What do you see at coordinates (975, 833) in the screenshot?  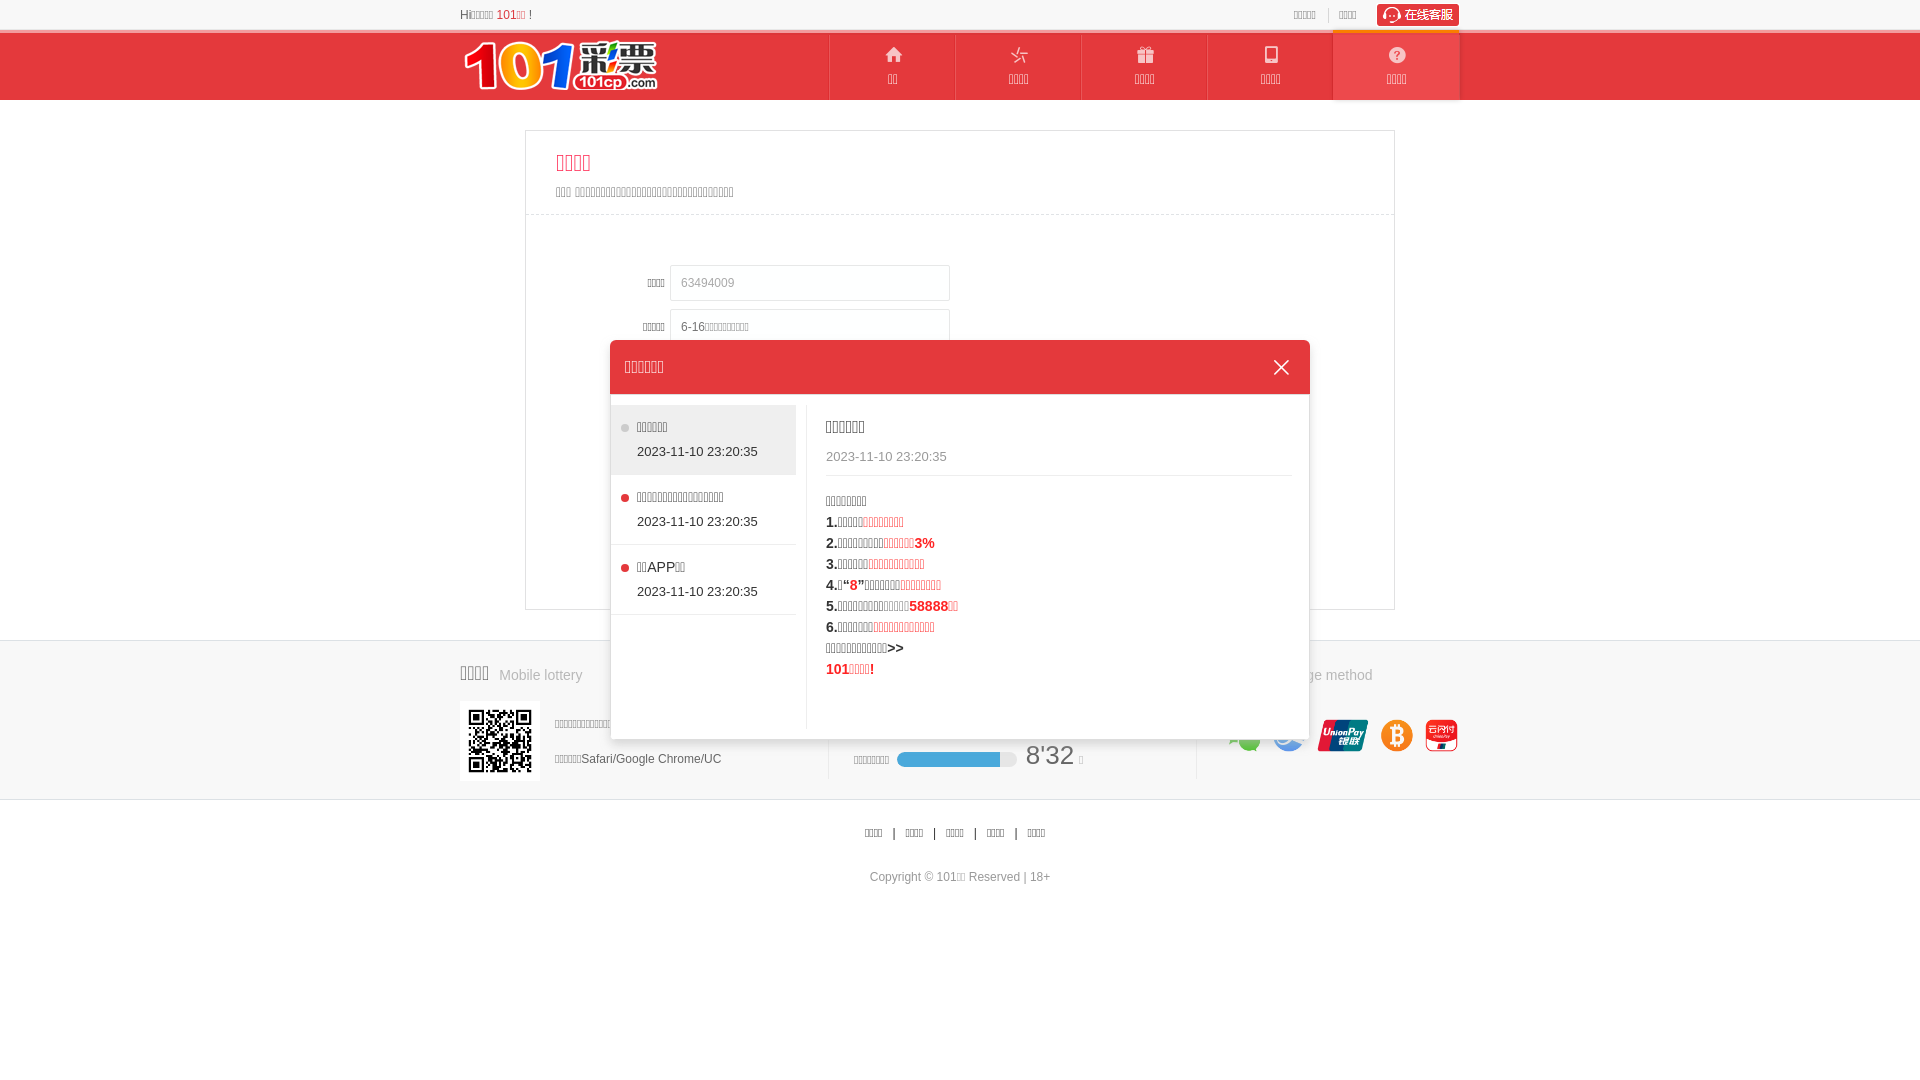 I see `'|'` at bounding box center [975, 833].